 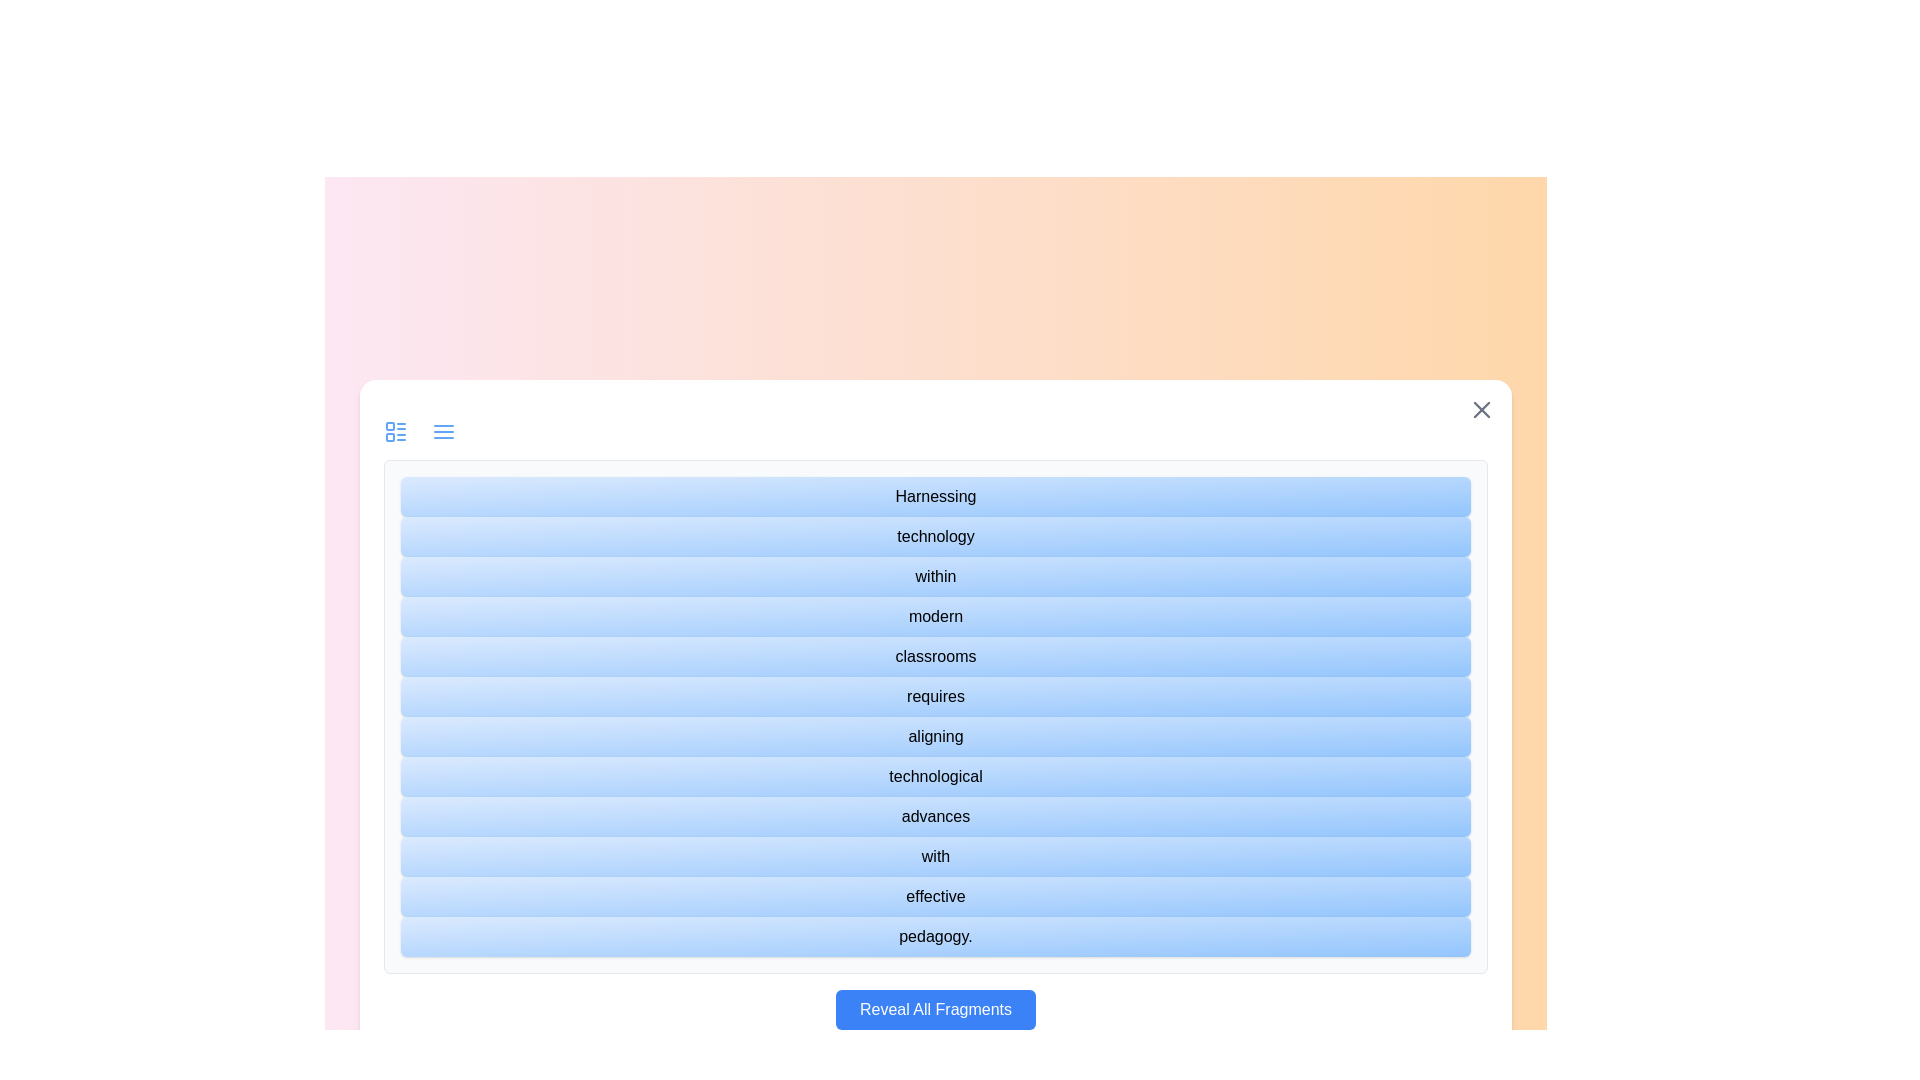 I want to click on the text fragment labeled 'with', so click(x=935, y=855).